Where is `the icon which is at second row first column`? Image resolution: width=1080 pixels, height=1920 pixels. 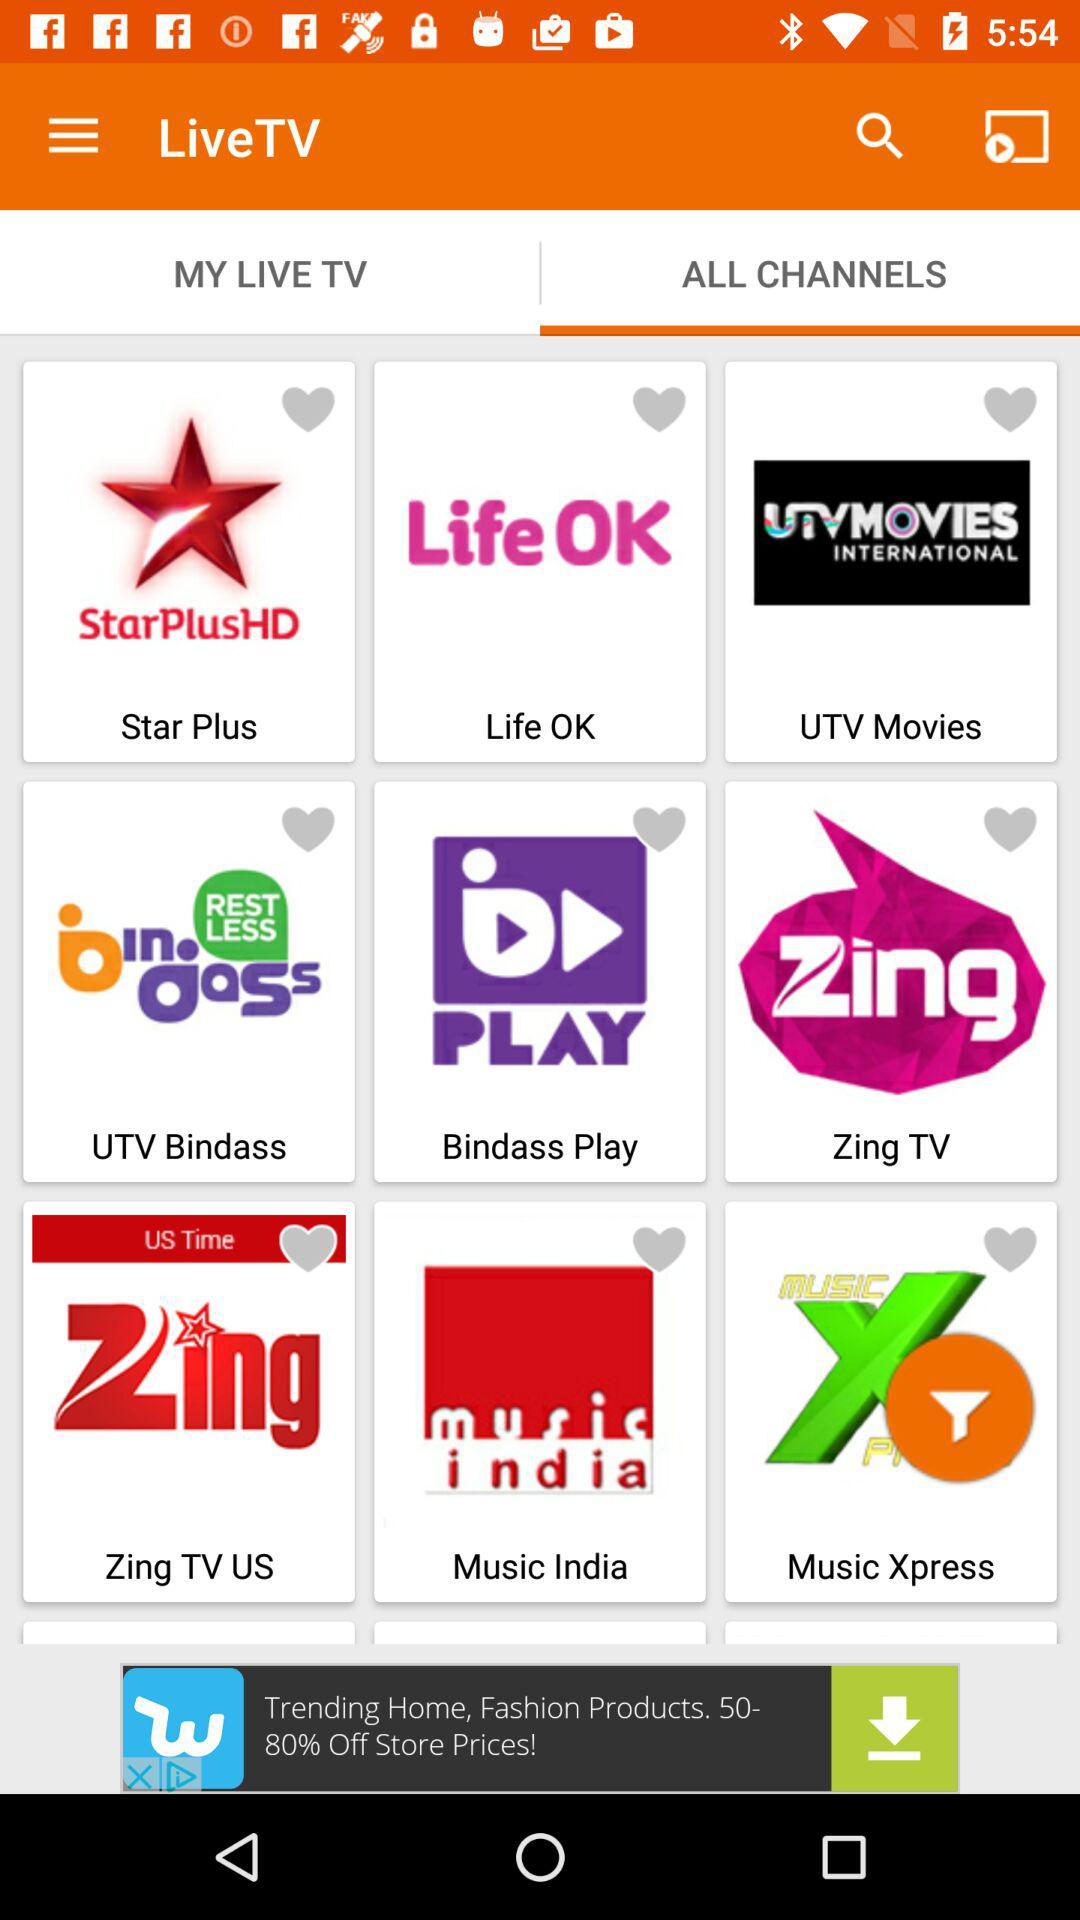 the icon which is at second row first column is located at coordinates (308, 828).